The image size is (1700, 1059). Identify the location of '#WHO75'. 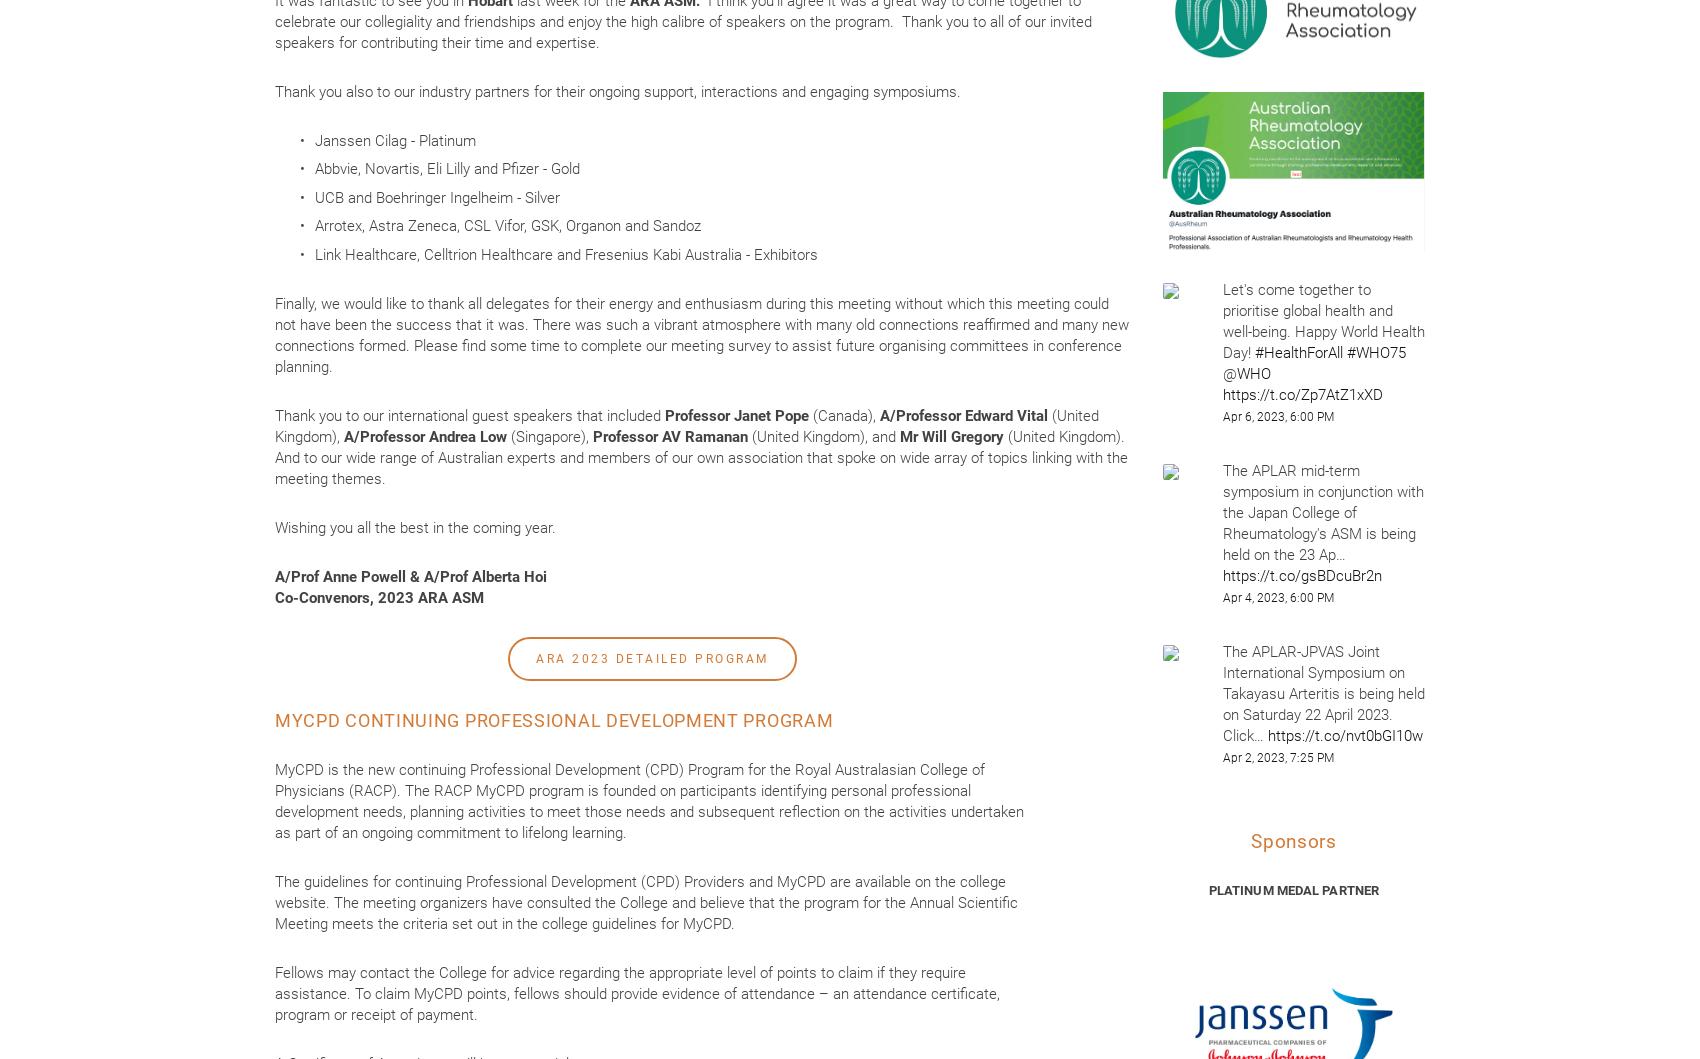
(1376, 351).